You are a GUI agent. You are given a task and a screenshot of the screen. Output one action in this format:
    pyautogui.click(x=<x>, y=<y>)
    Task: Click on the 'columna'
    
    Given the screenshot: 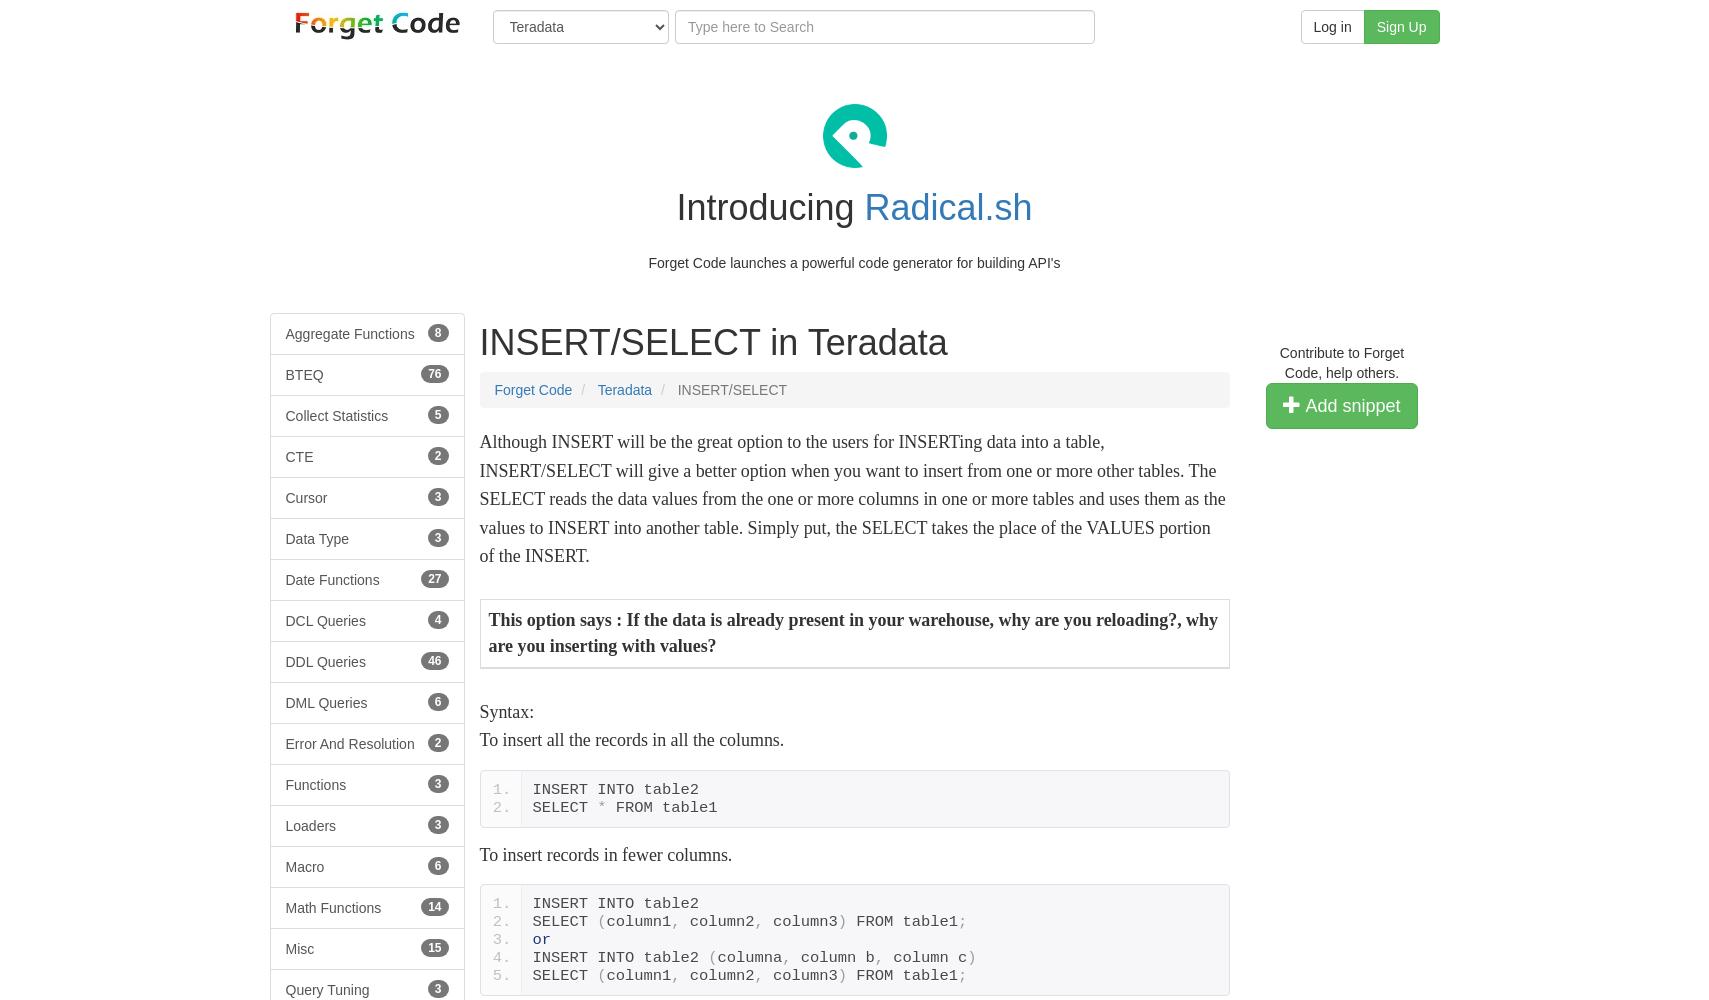 What is the action you would take?
    pyautogui.click(x=748, y=957)
    